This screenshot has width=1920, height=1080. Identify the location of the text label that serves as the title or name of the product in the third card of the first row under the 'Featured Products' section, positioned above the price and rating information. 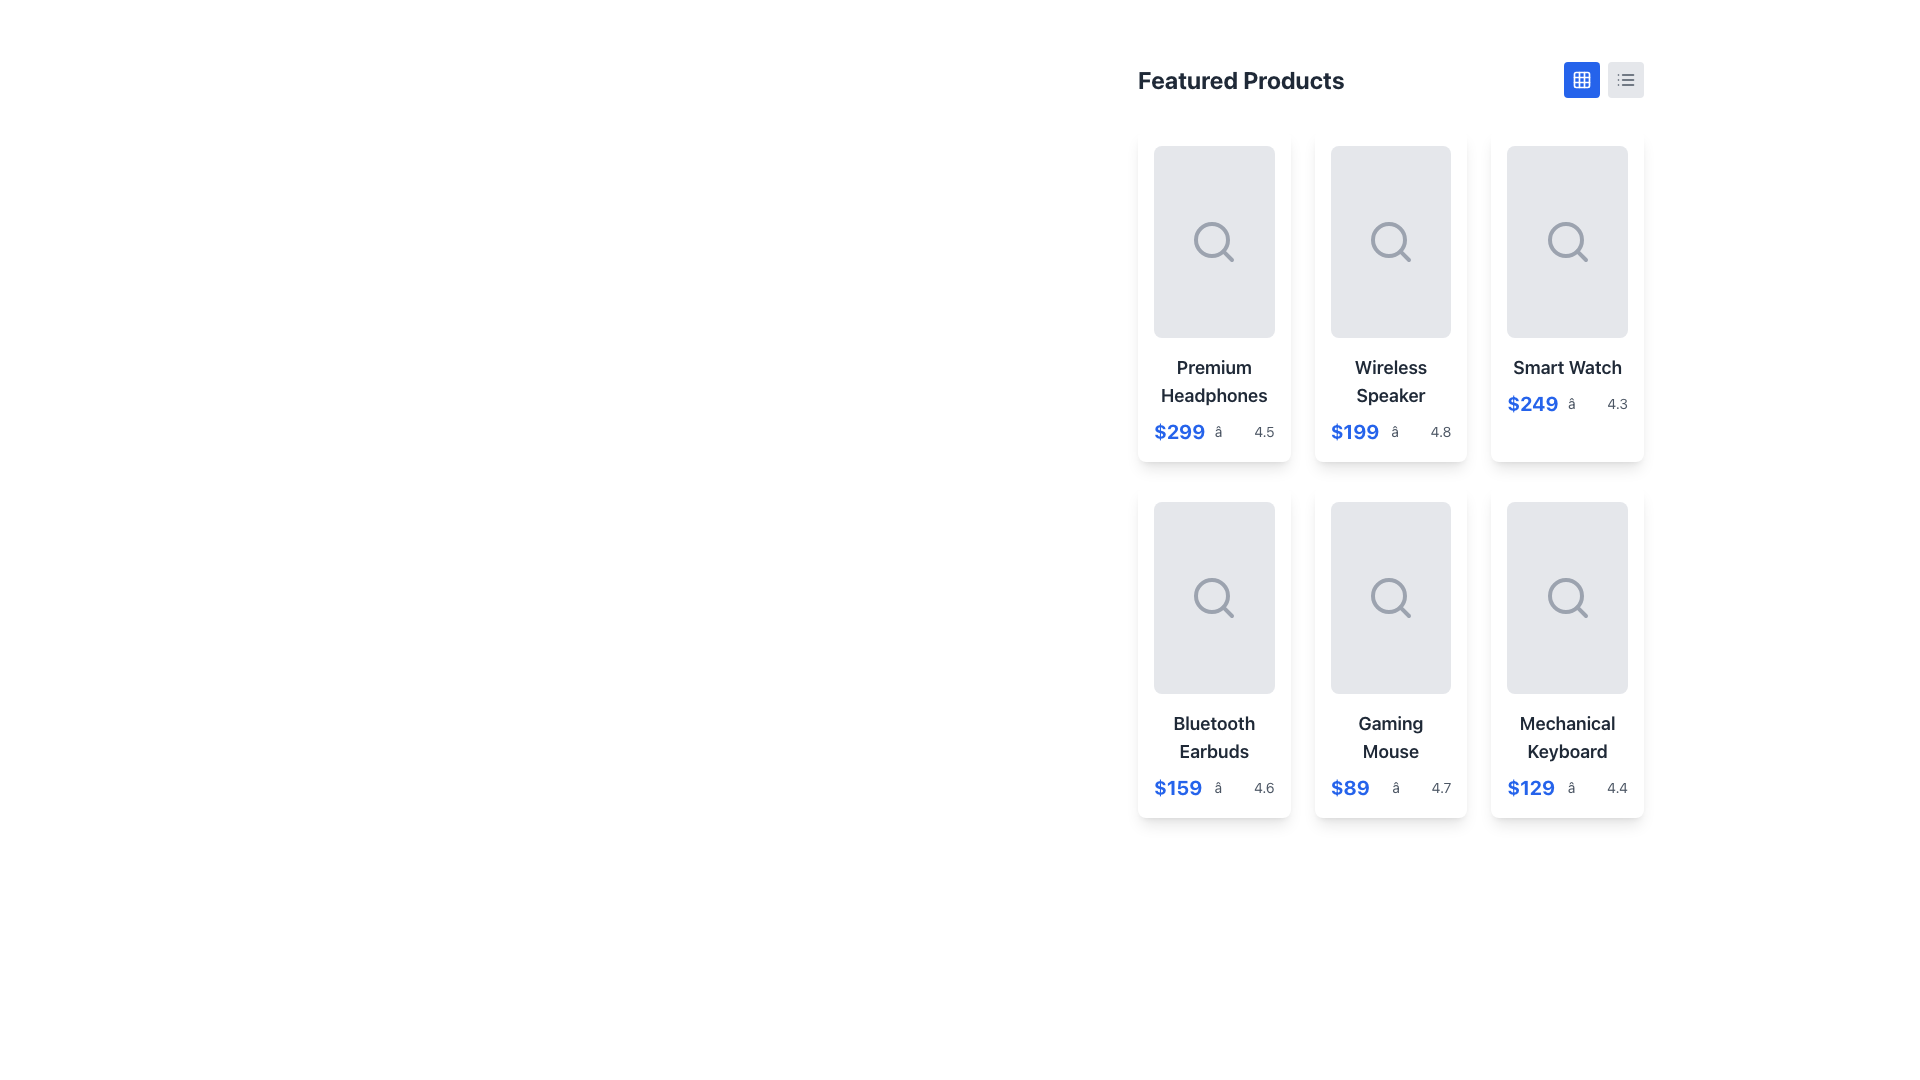
(1566, 367).